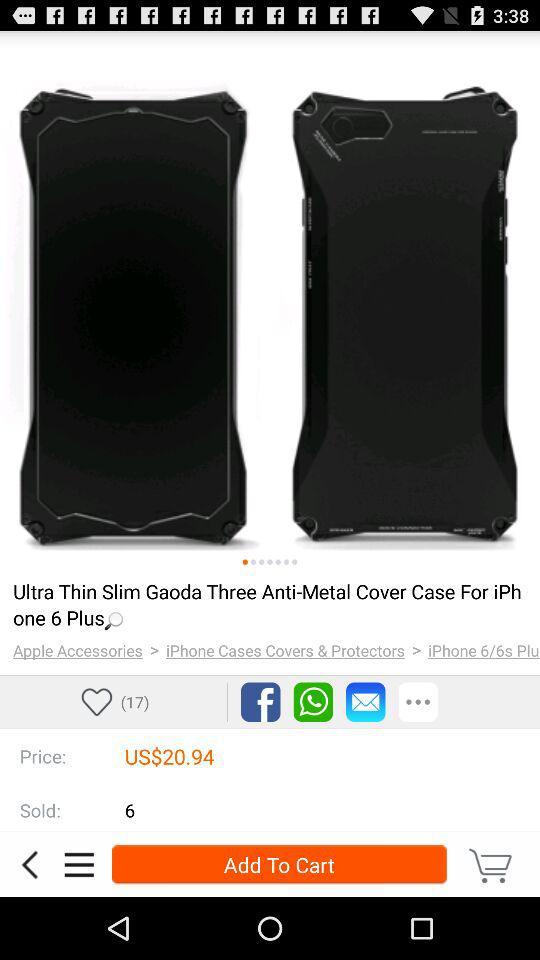 Image resolution: width=540 pixels, height=960 pixels. I want to click on the app to the right of the >, so click(483, 649).